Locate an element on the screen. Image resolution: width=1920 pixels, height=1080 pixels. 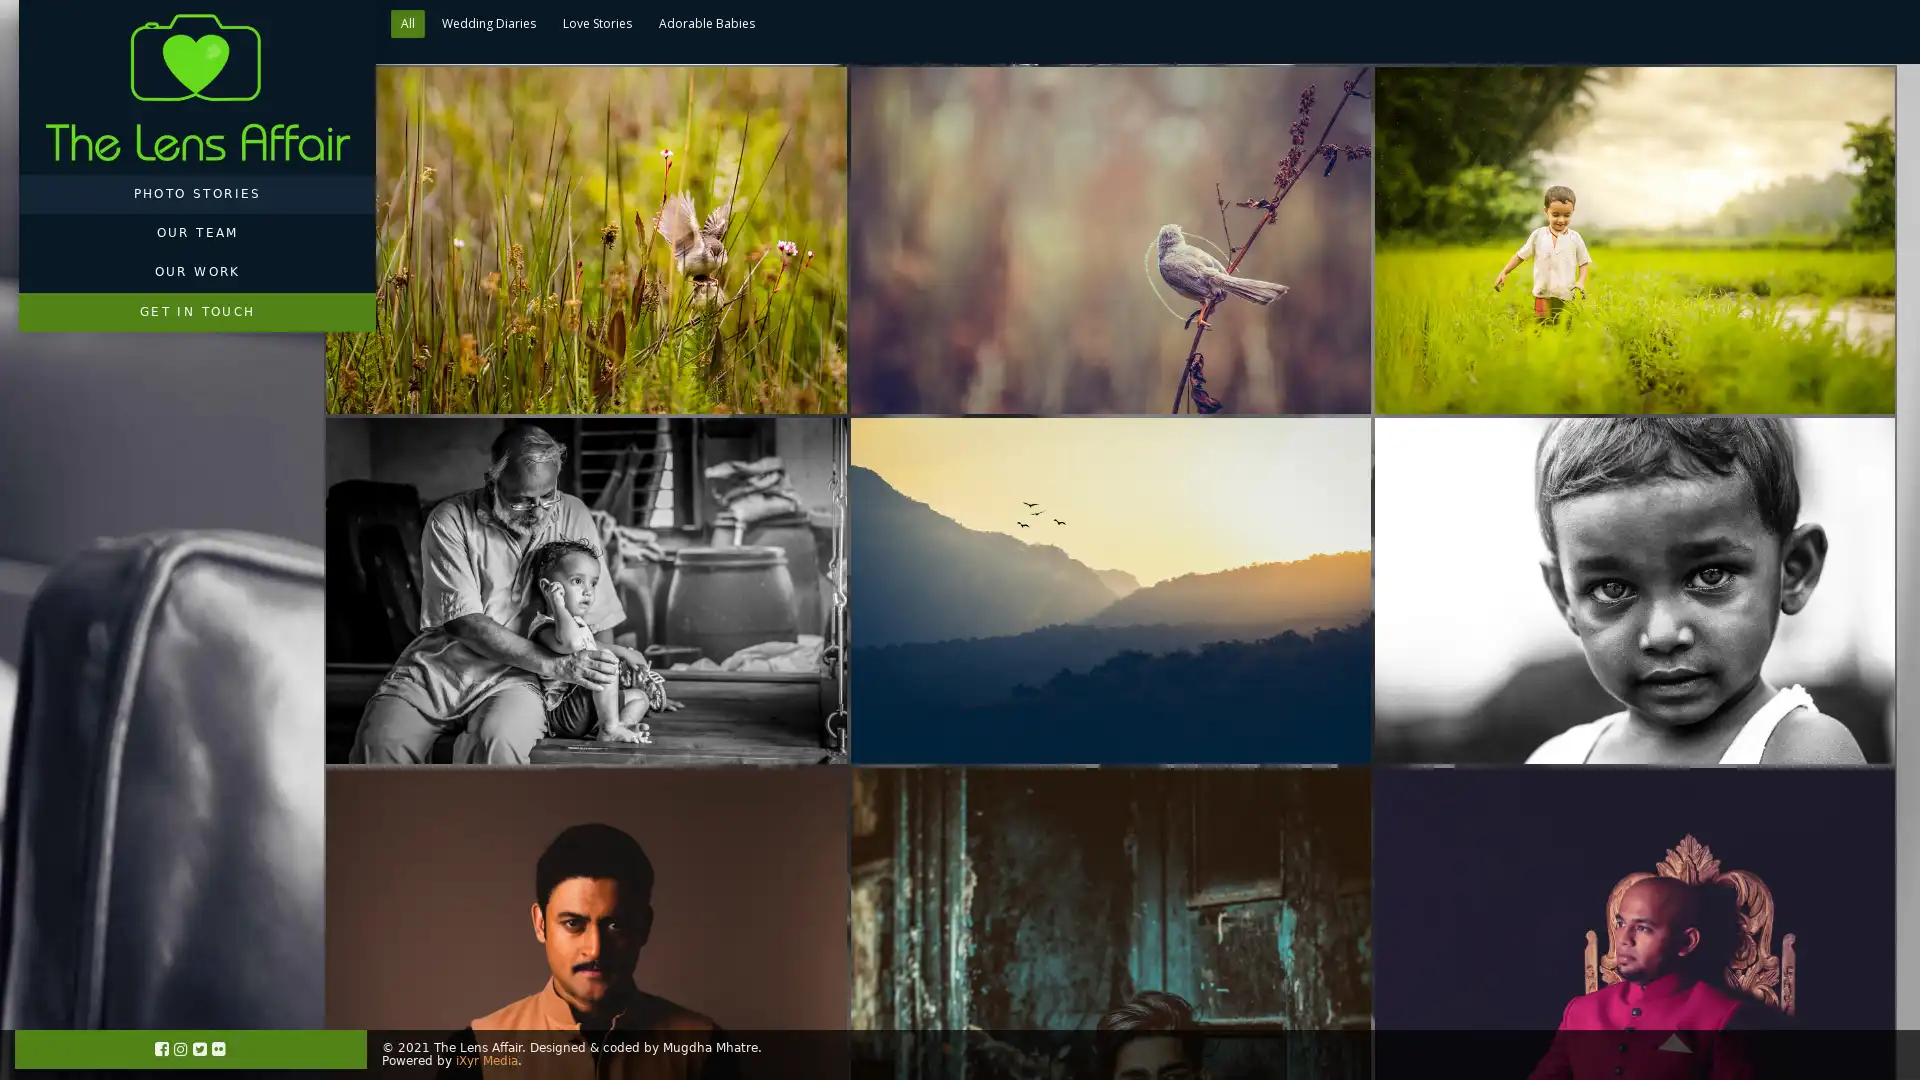
All is located at coordinates (406, 23).